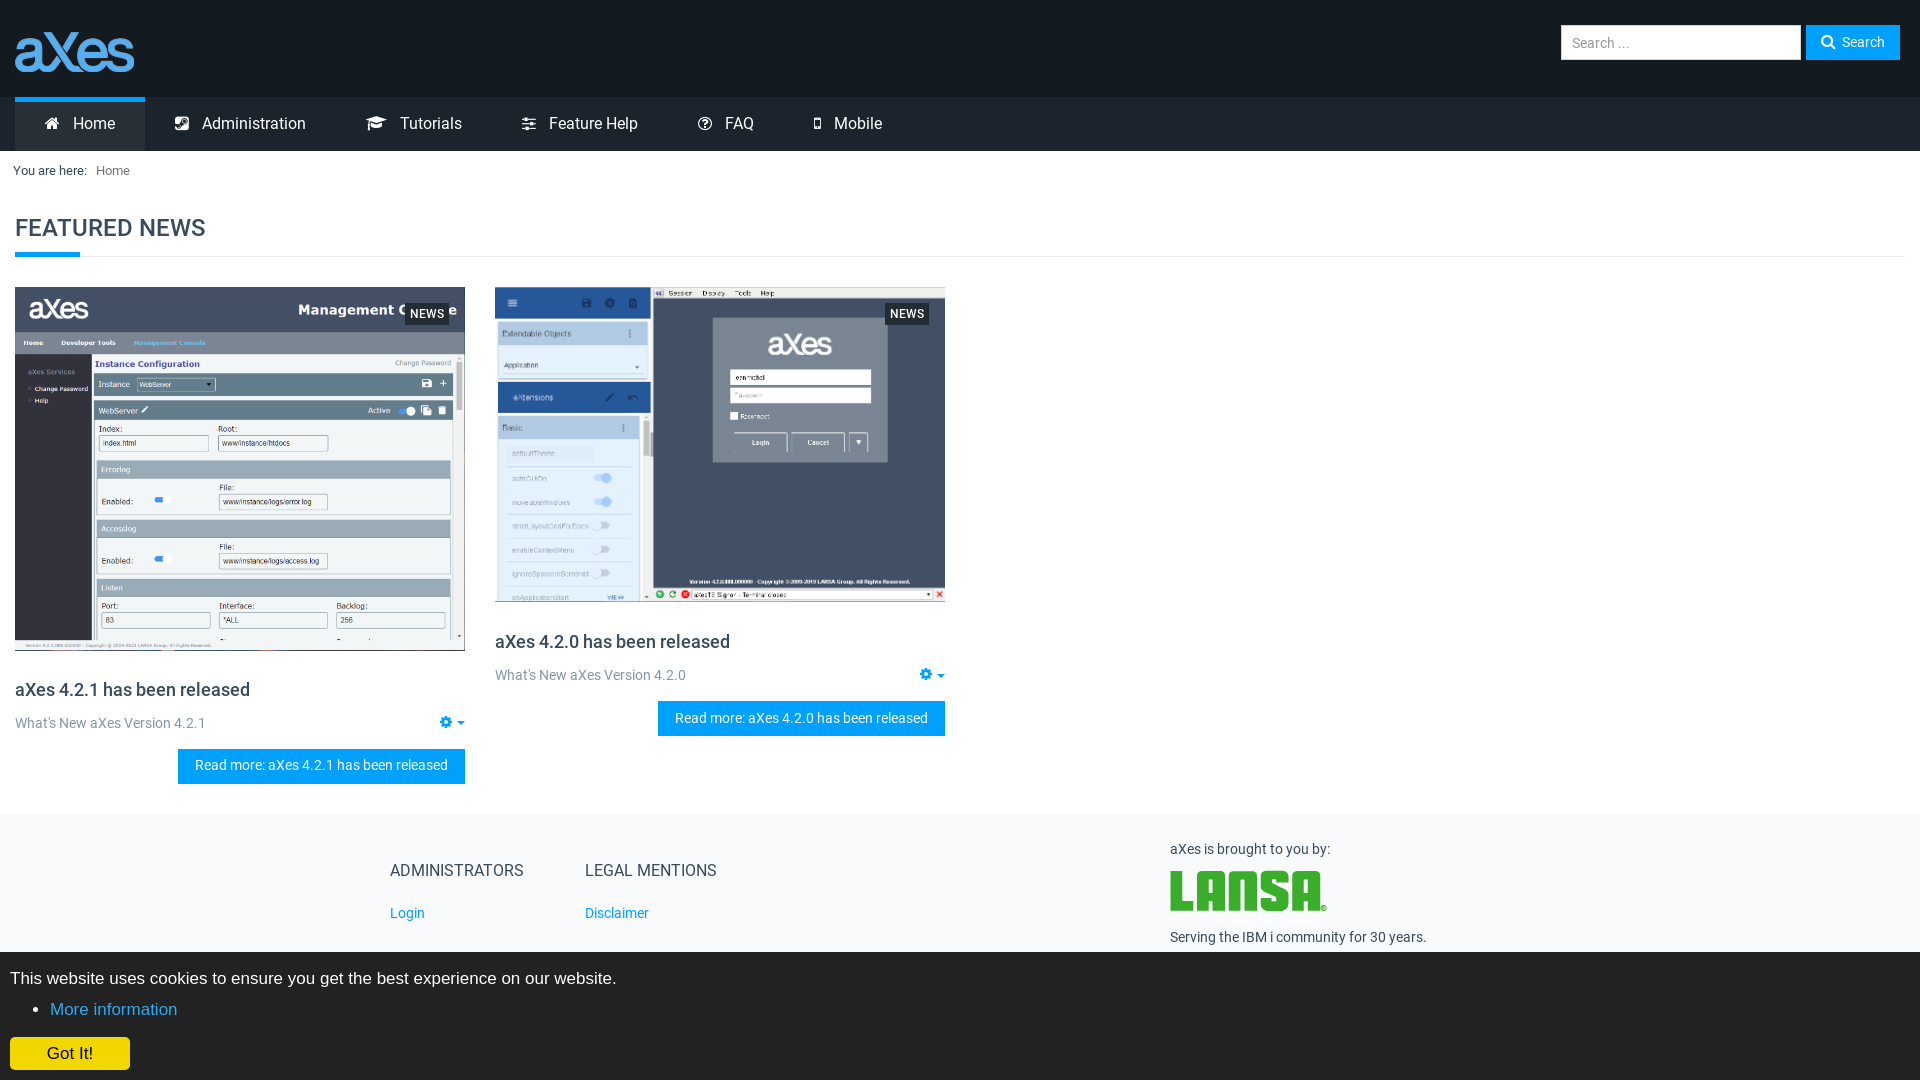  Describe the element at coordinates (471, 913) in the screenshot. I see `'Login'` at that location.